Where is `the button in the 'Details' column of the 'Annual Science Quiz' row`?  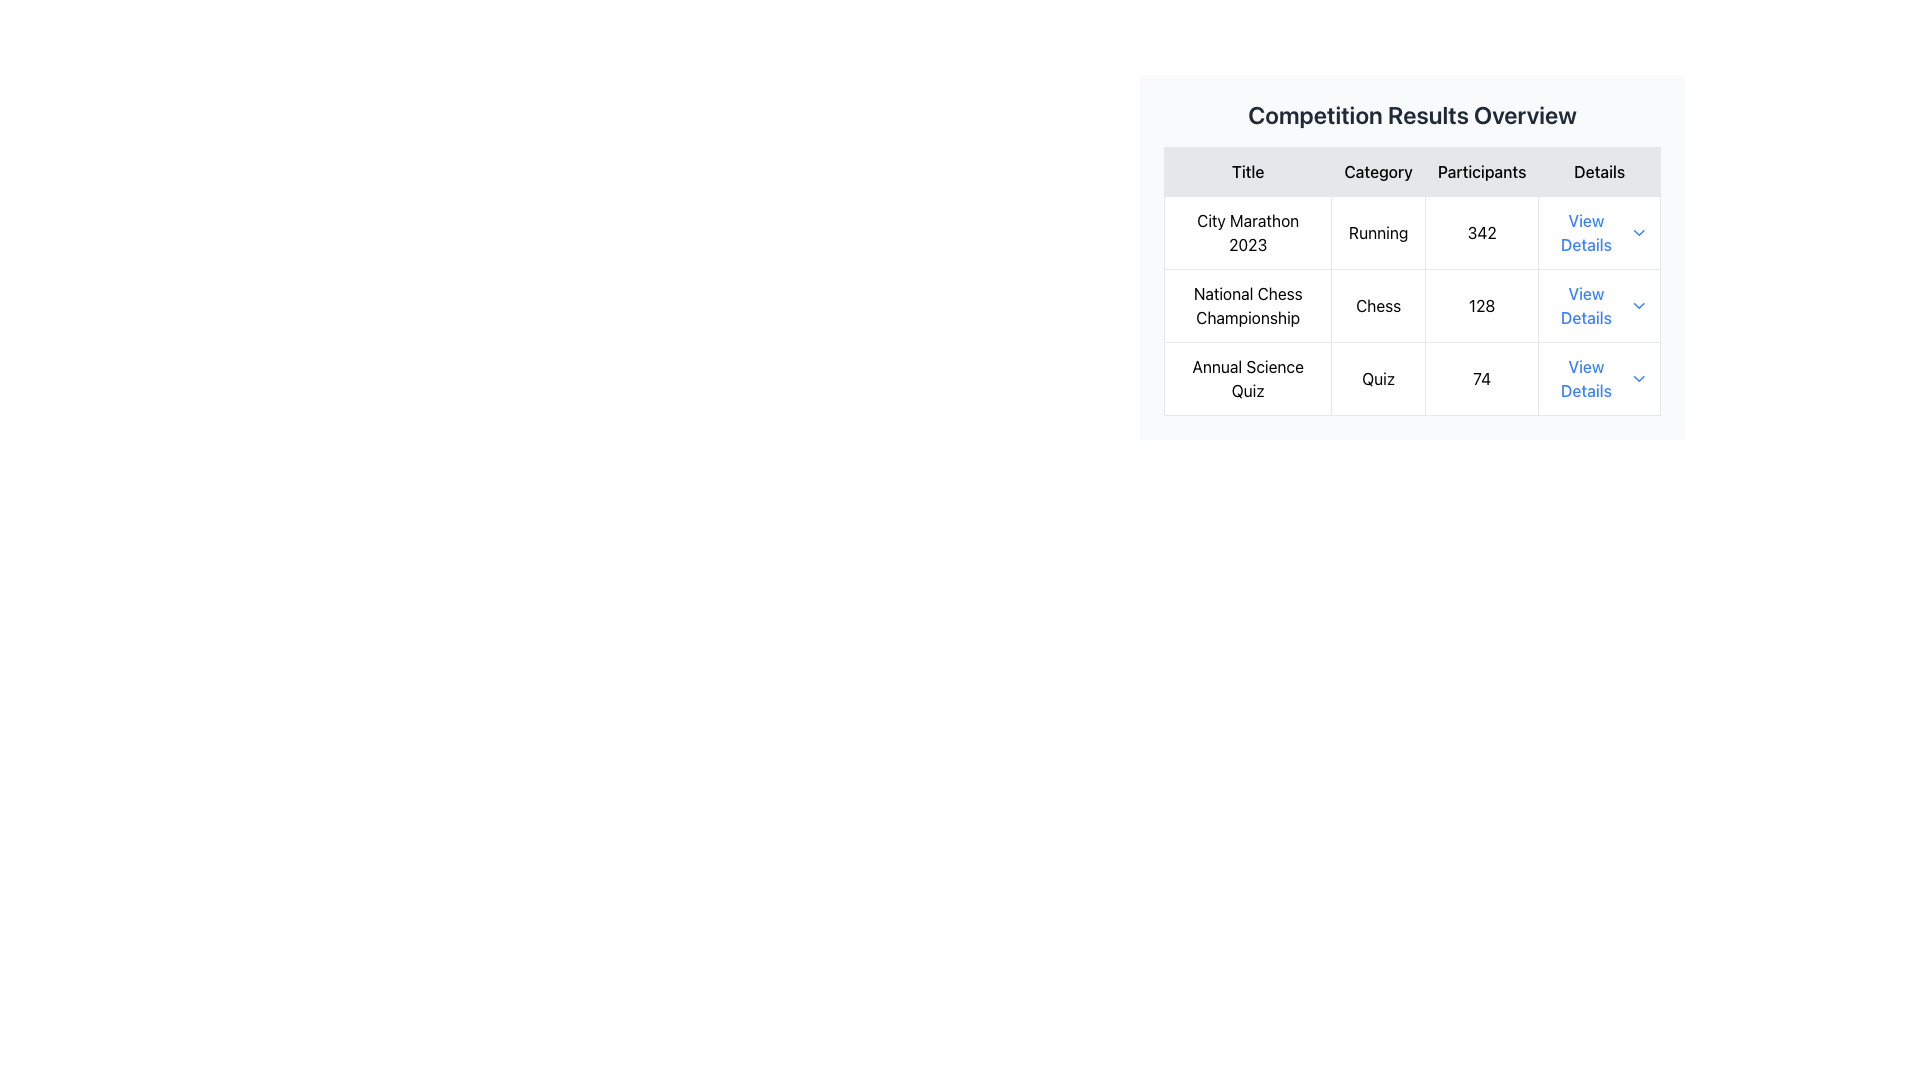 the button in the 'Details' column of the 'Annual Science Quiz' row is located at coordinates (1598, 378).